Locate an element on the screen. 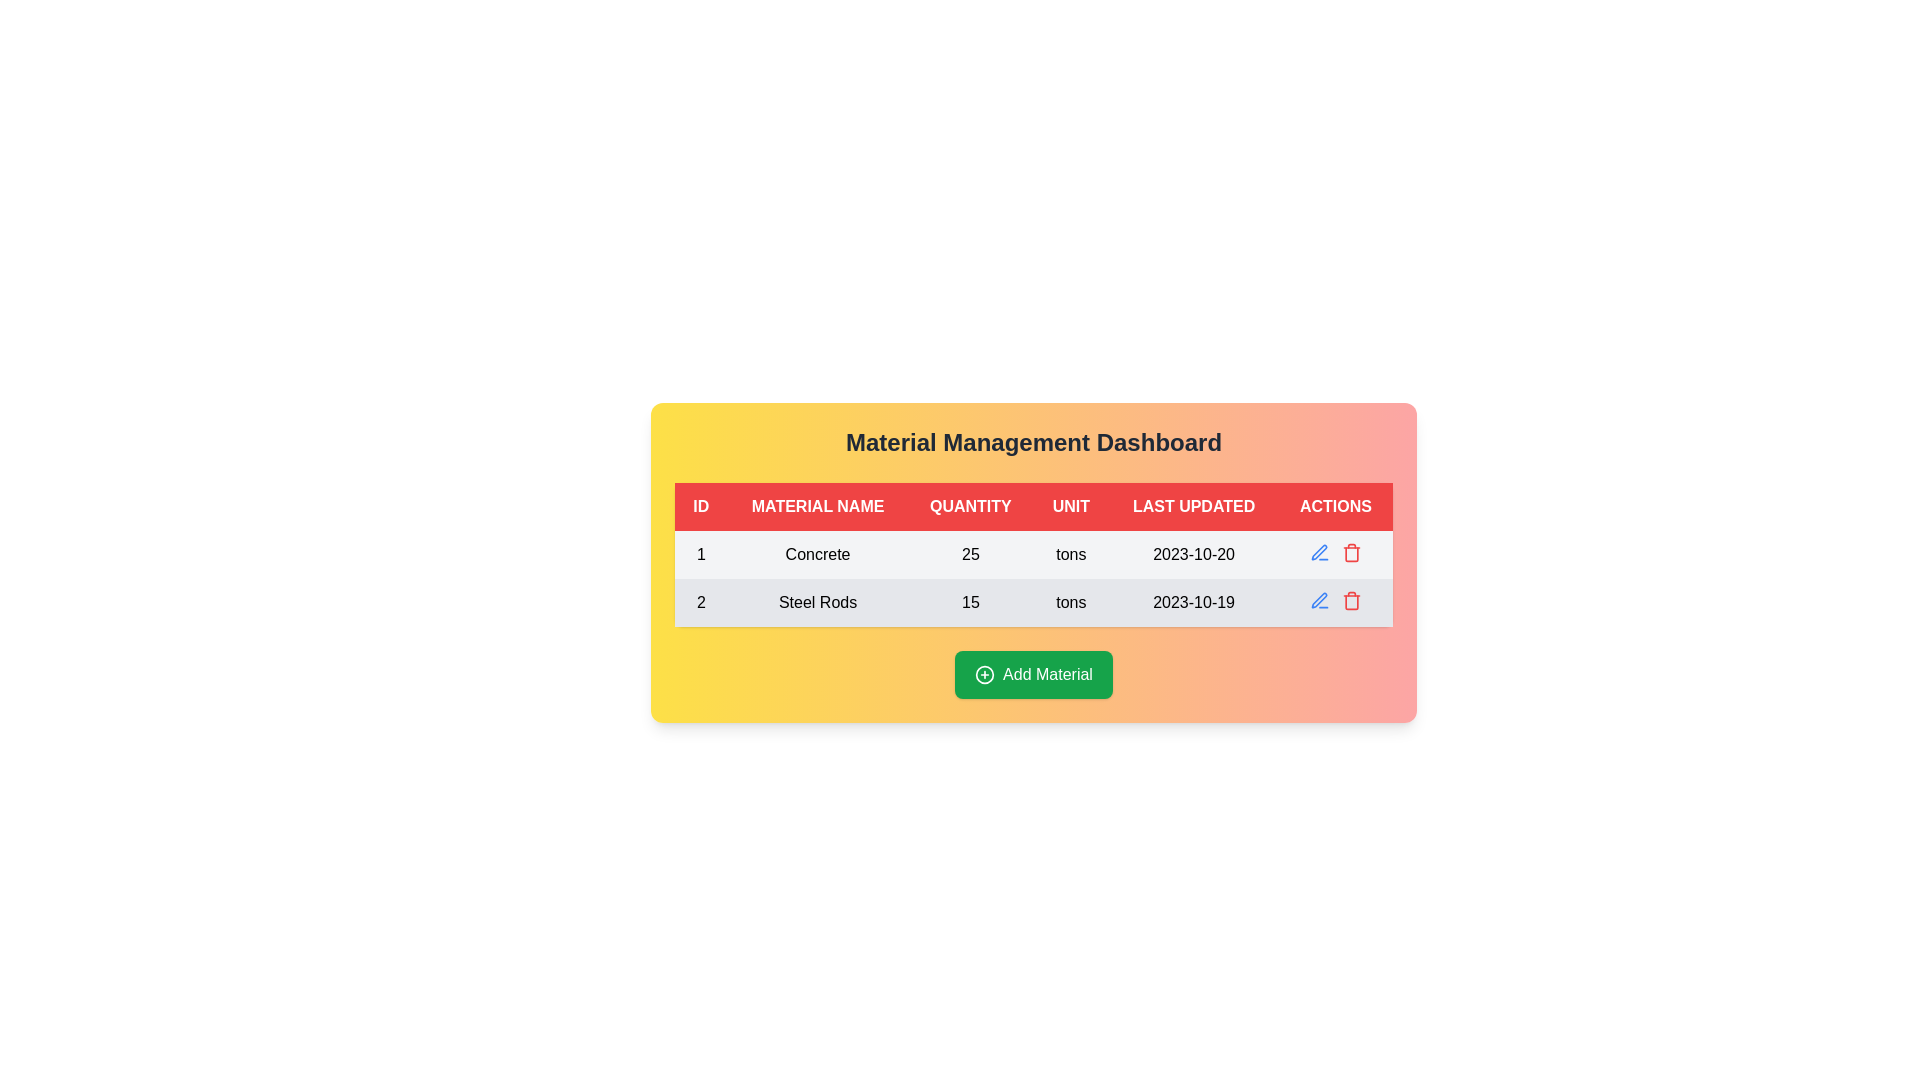  the SVG Circle that represents the plus icon in the 'Add Material' button, located at the bottom center of the interface is located at coordinates (985, 675).